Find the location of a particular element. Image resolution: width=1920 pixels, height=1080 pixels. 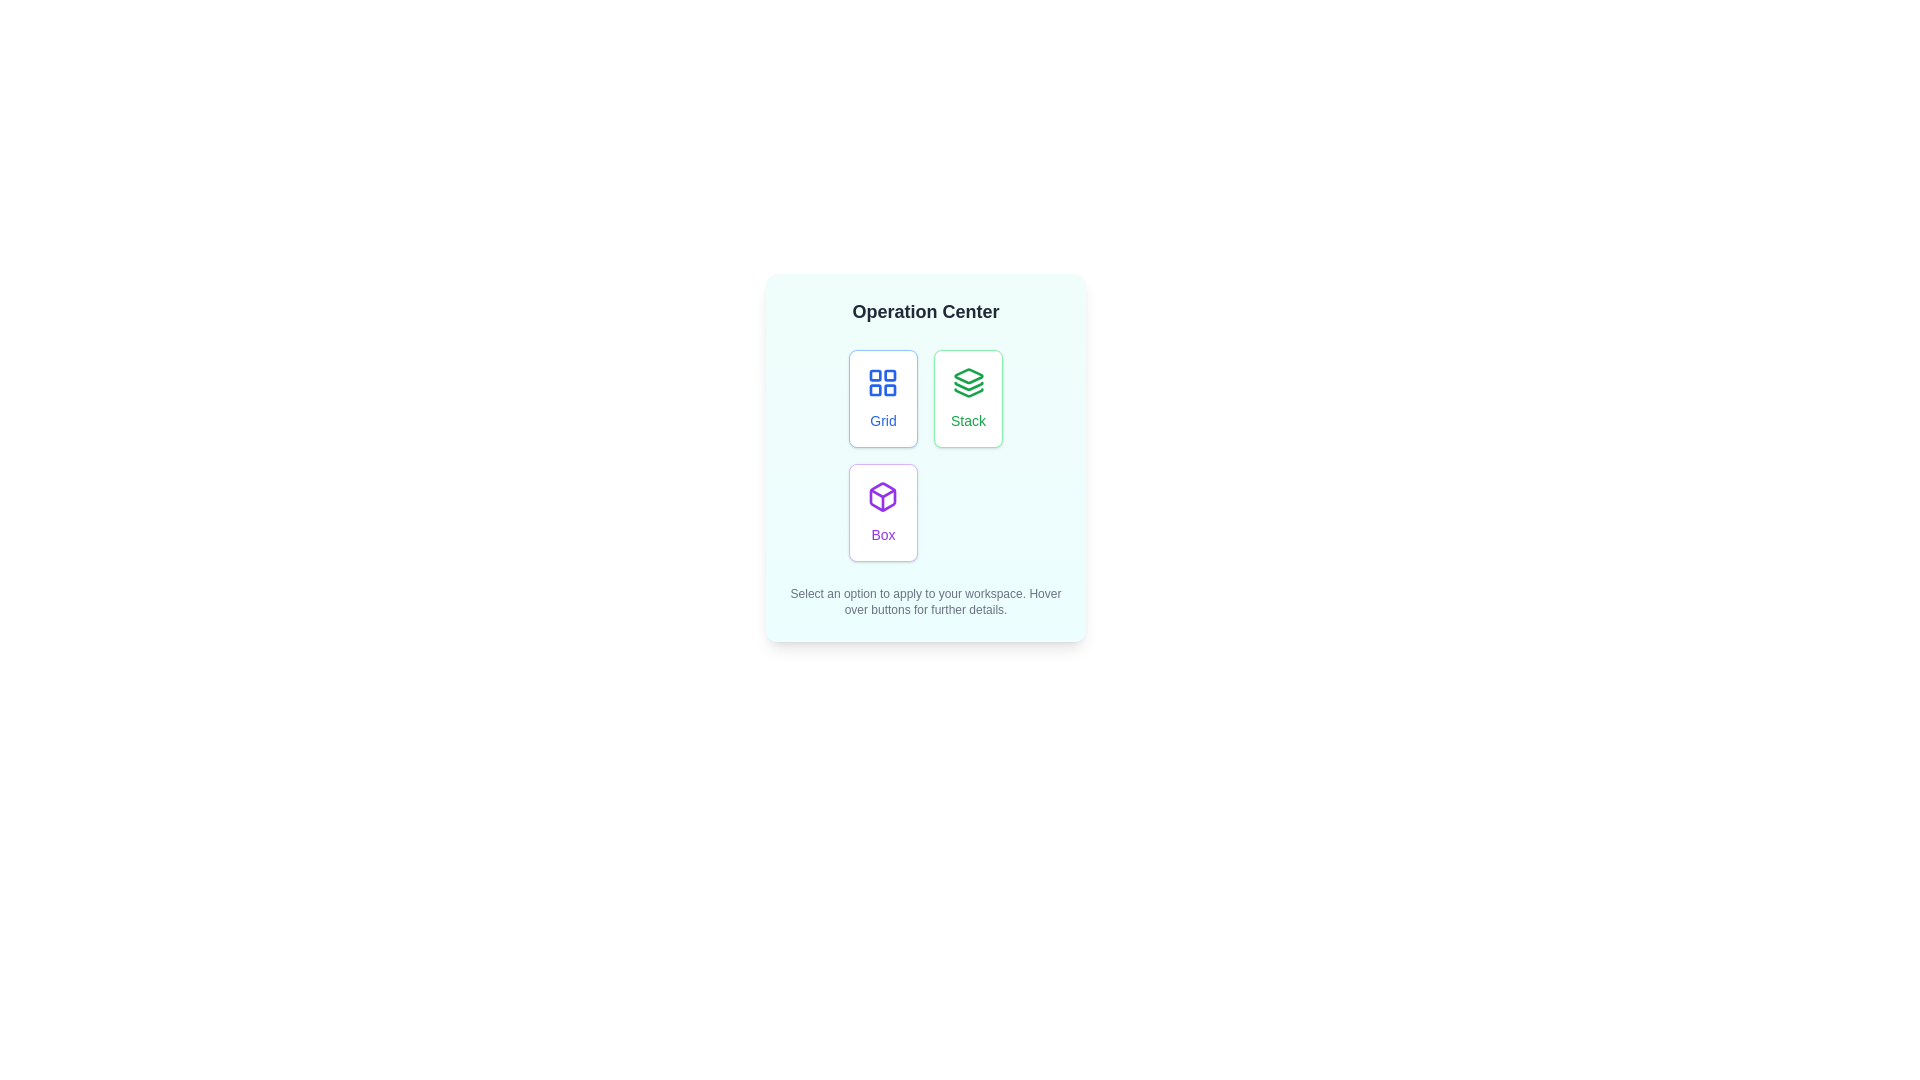

the 'Grid' icon in the top-left corner of the 'Operation Center' section, which represents a grid layout function is located at coordinates (882, 382).